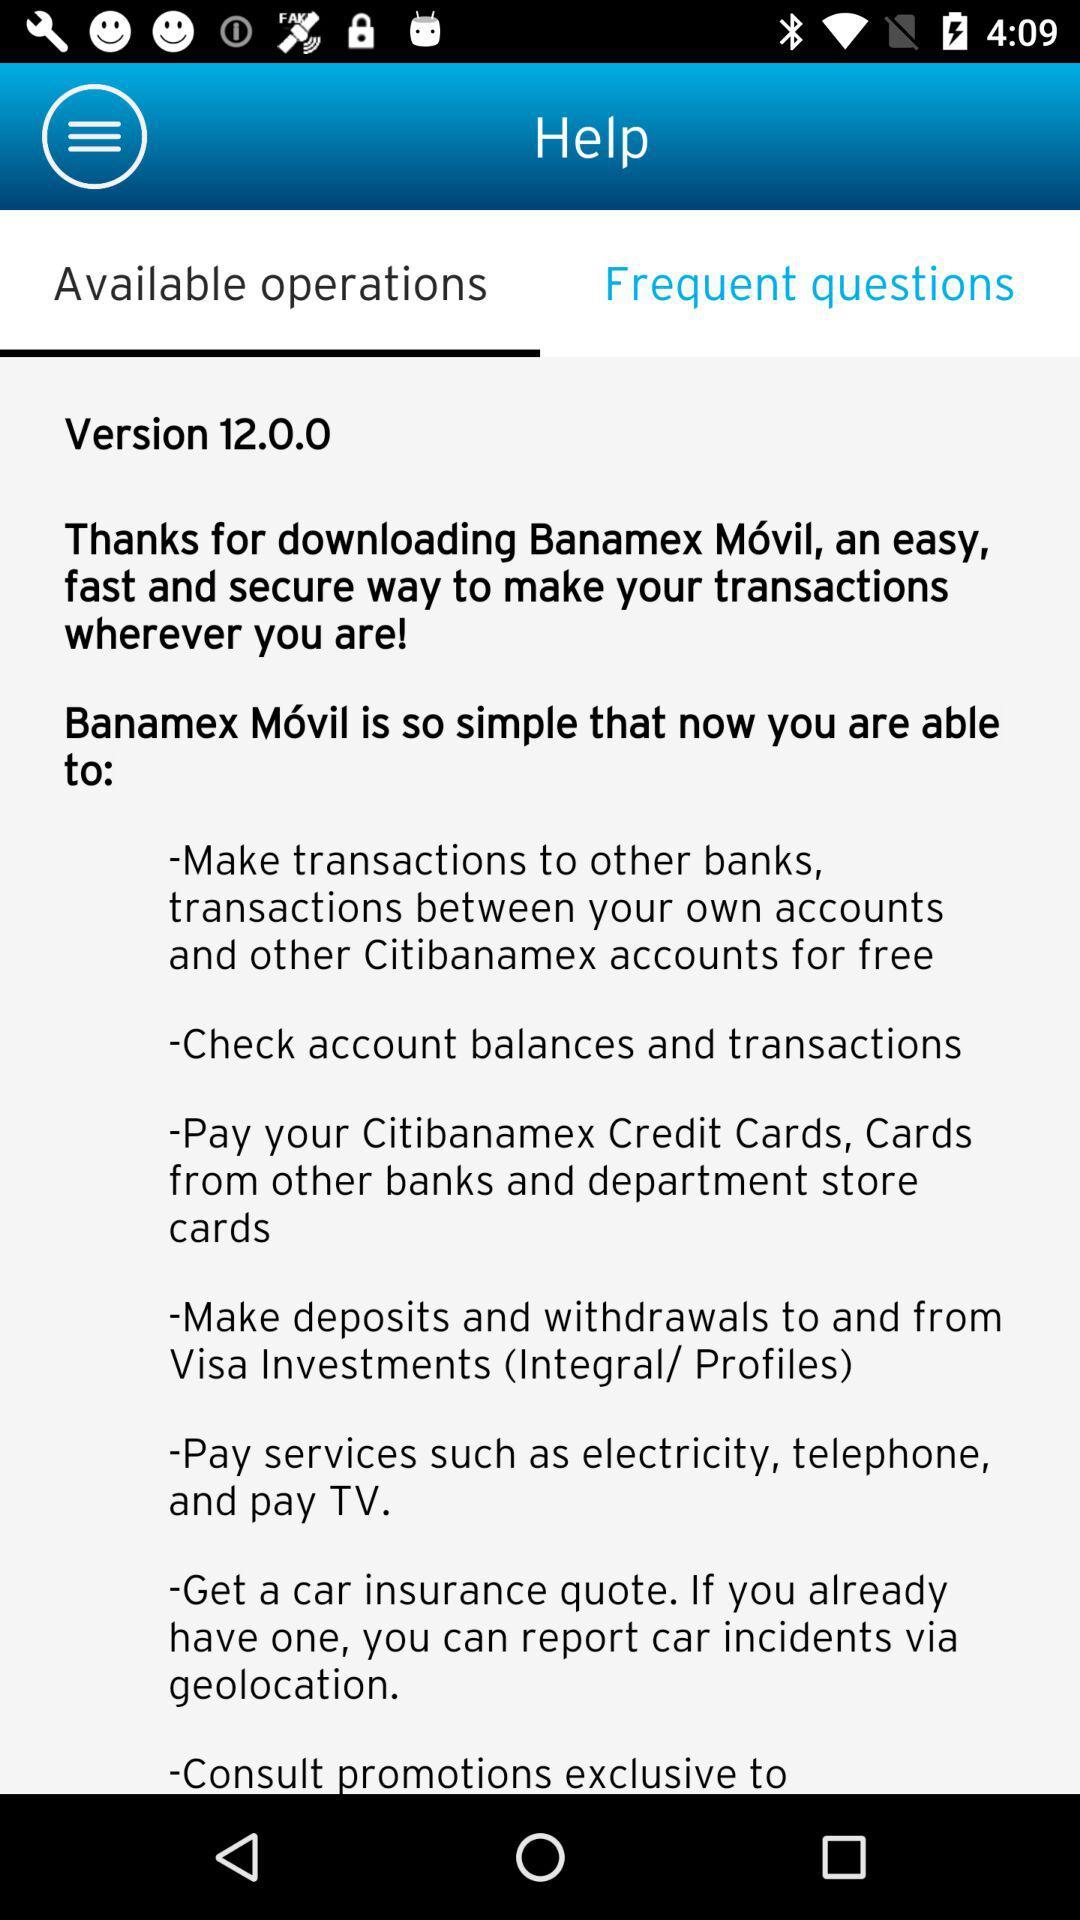 This screenshot has height=1920, width=1080. What do you see at coordinates (540, 1074) in the screenshot?
I see `full page` at bounding box center [540, 1074].